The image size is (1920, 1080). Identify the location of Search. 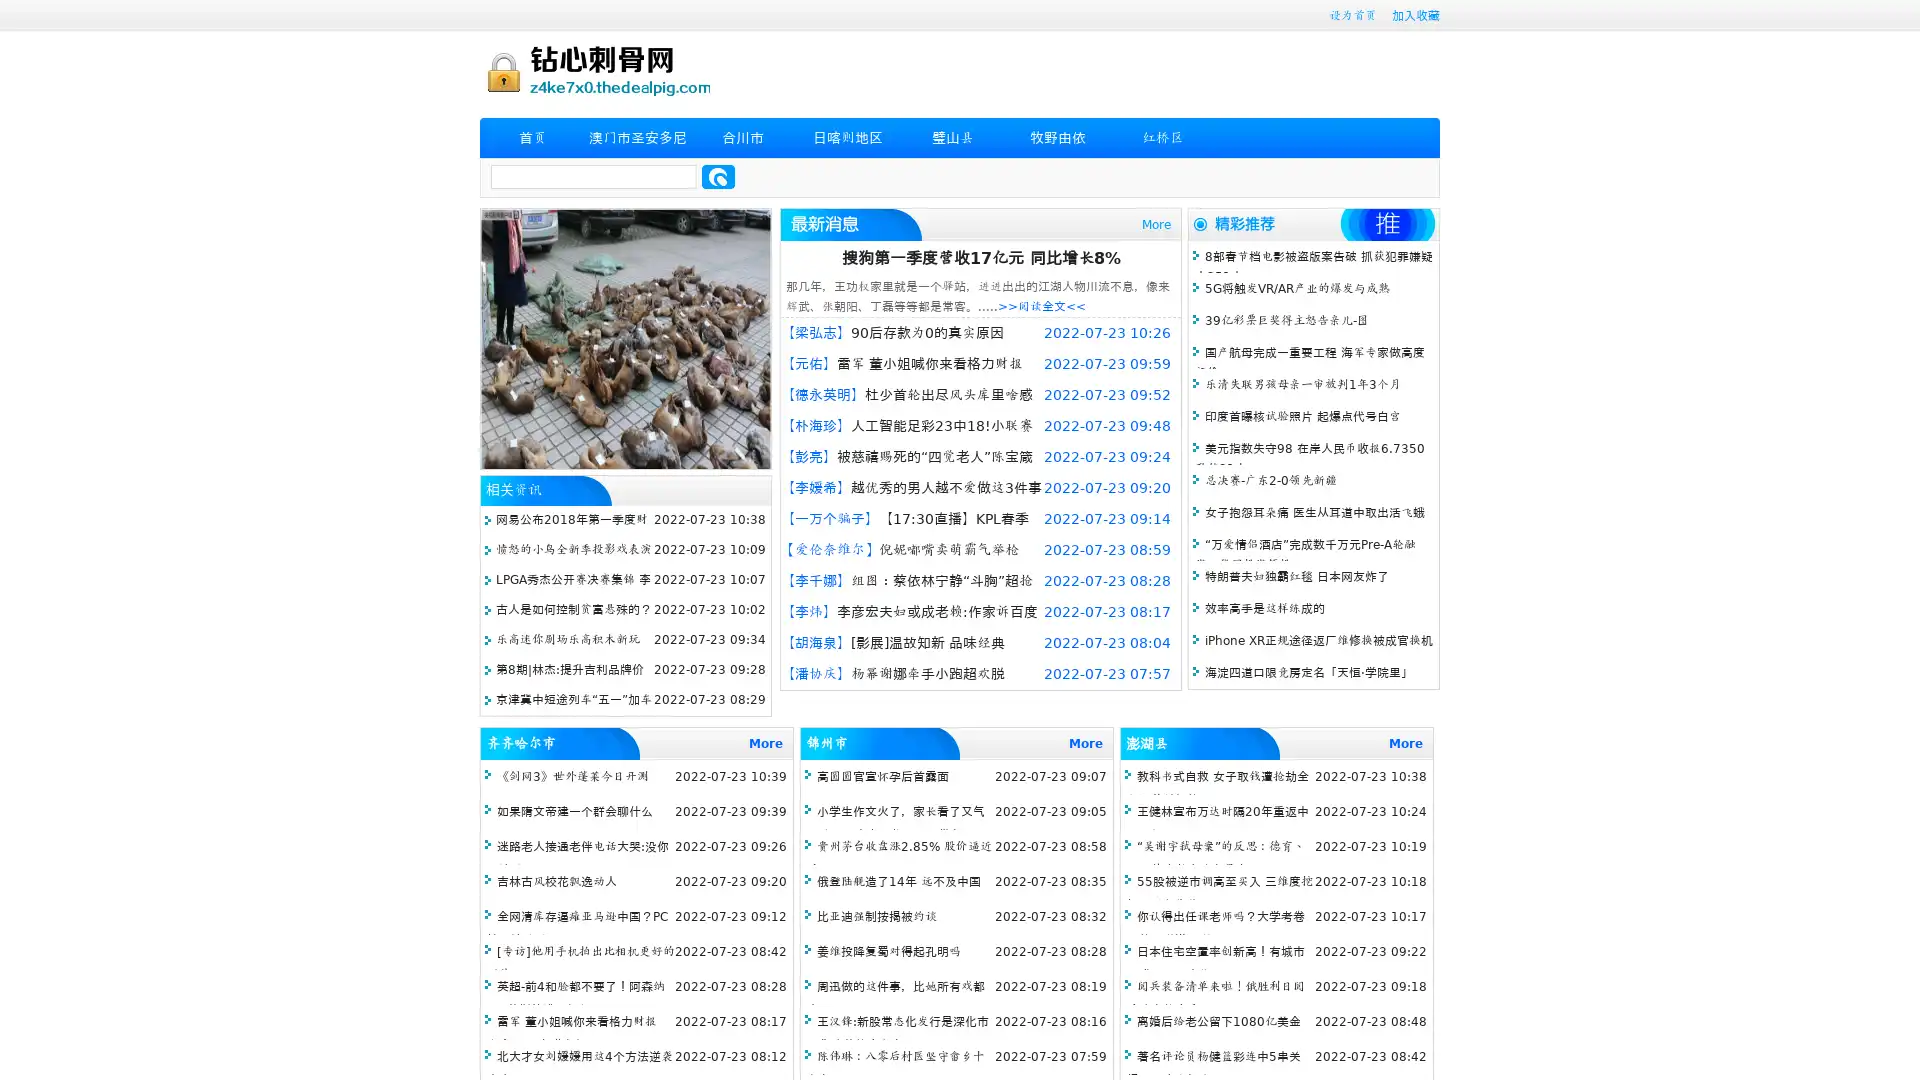
(718, 176).